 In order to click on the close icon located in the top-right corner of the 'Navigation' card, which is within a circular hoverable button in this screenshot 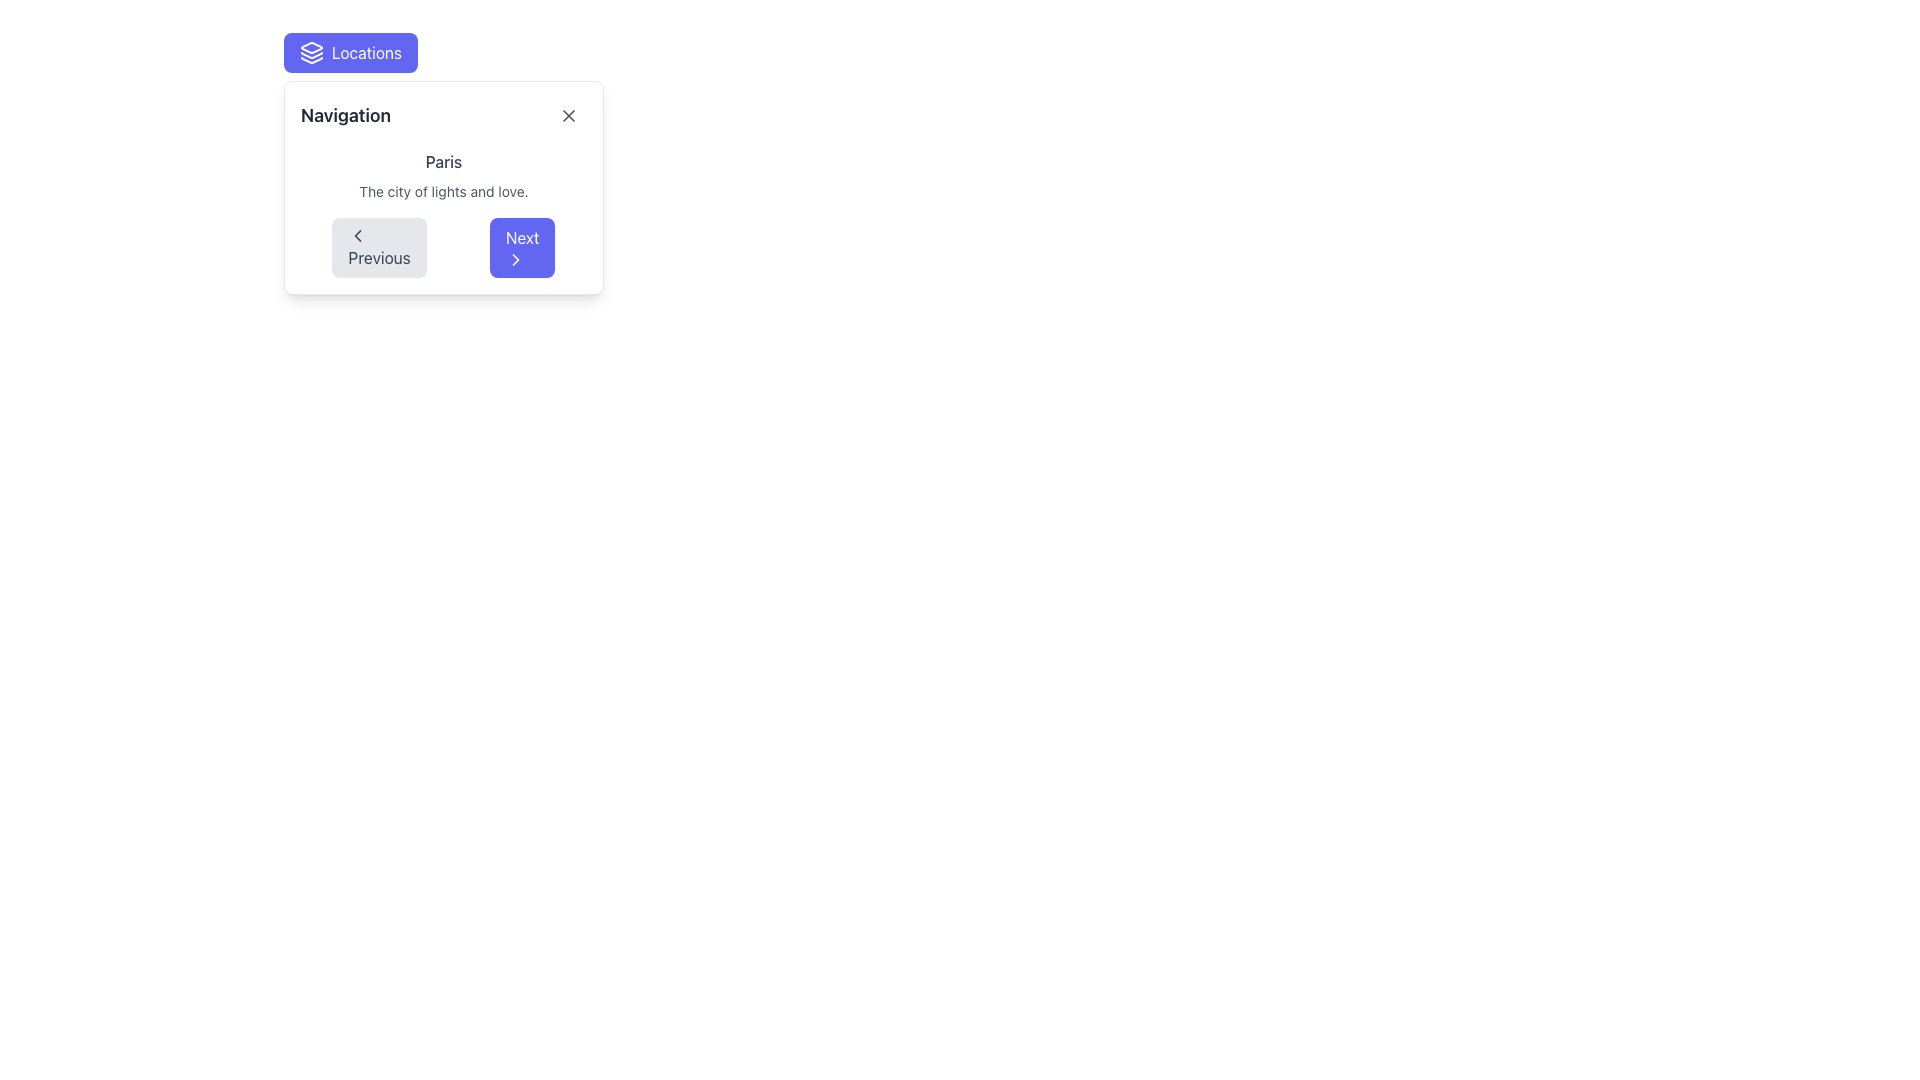, I will do `click(567, 115)`.